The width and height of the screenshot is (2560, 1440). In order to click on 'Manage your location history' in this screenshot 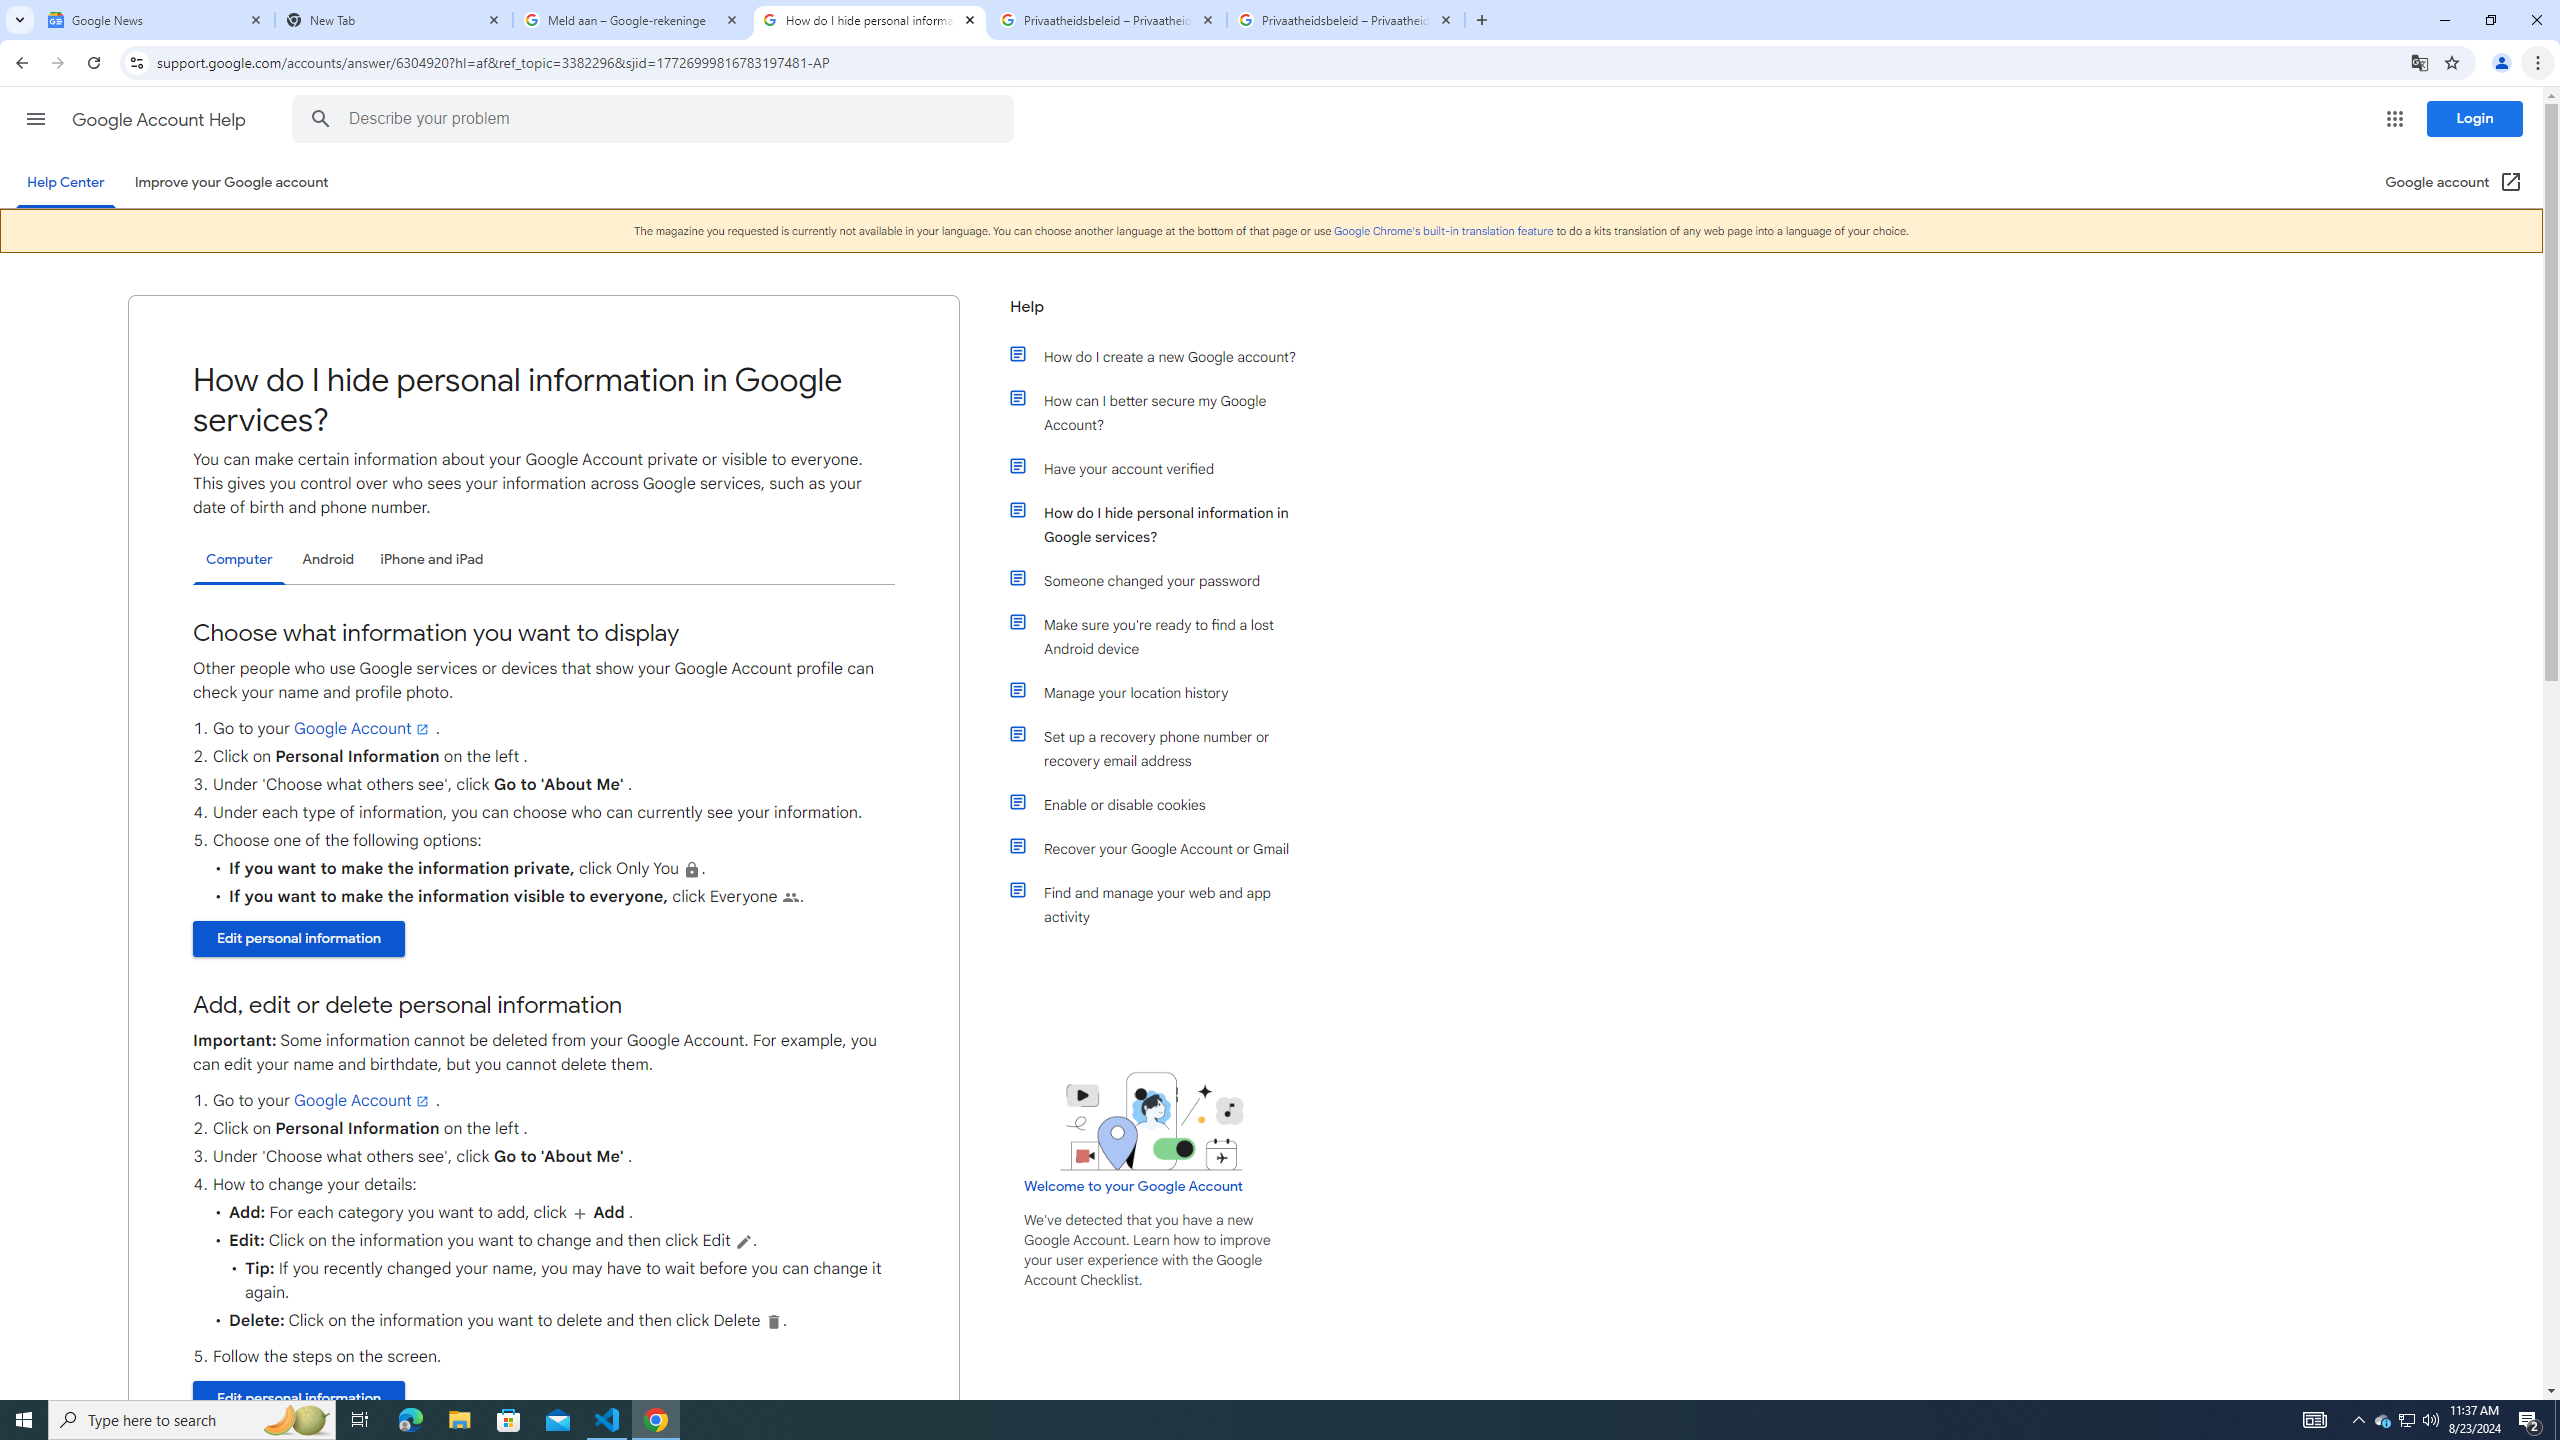, I will do `click(1162, 693)`.